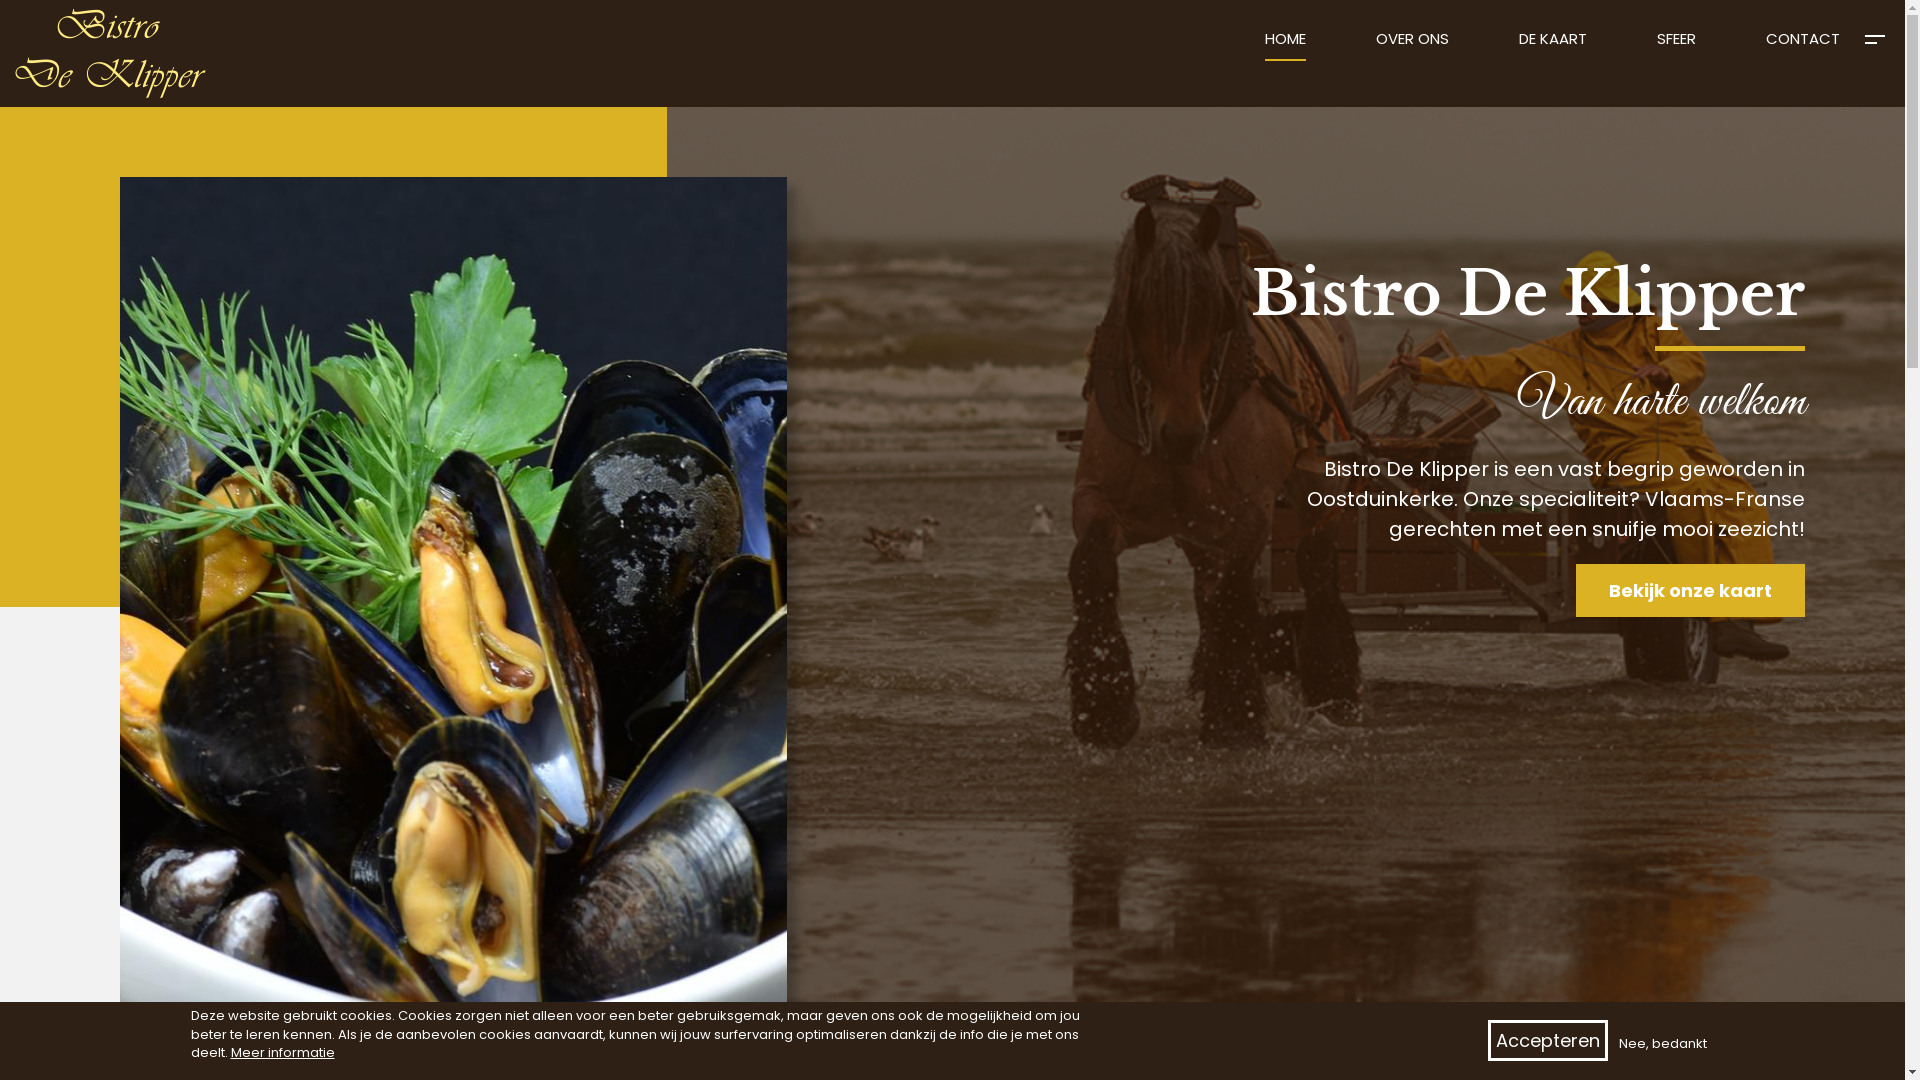  Describe the element at coordinates (1488, 1040) in the screenshot. I see `'Accepteren'` at that location.